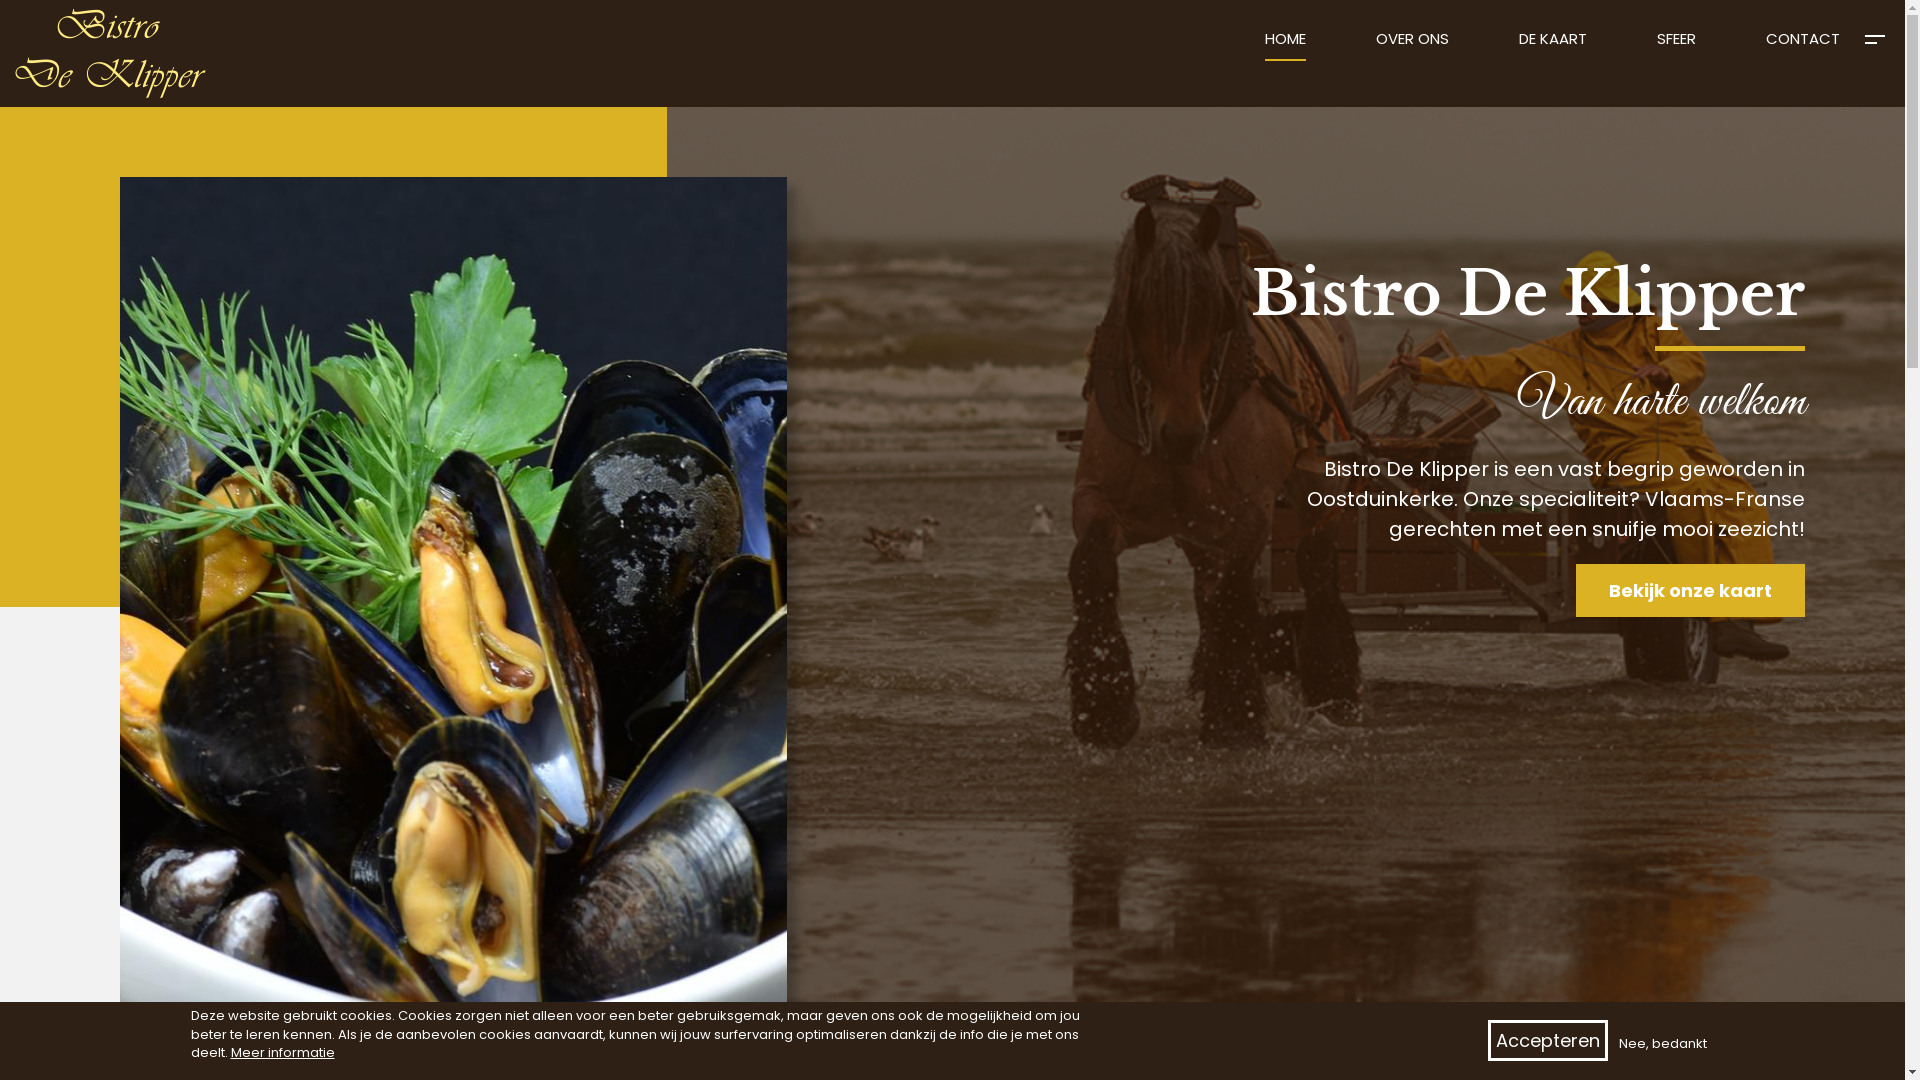  Describe the element at coordinates (1488, 1040) in the screenshot. I see `'Accepteren'` at that location.